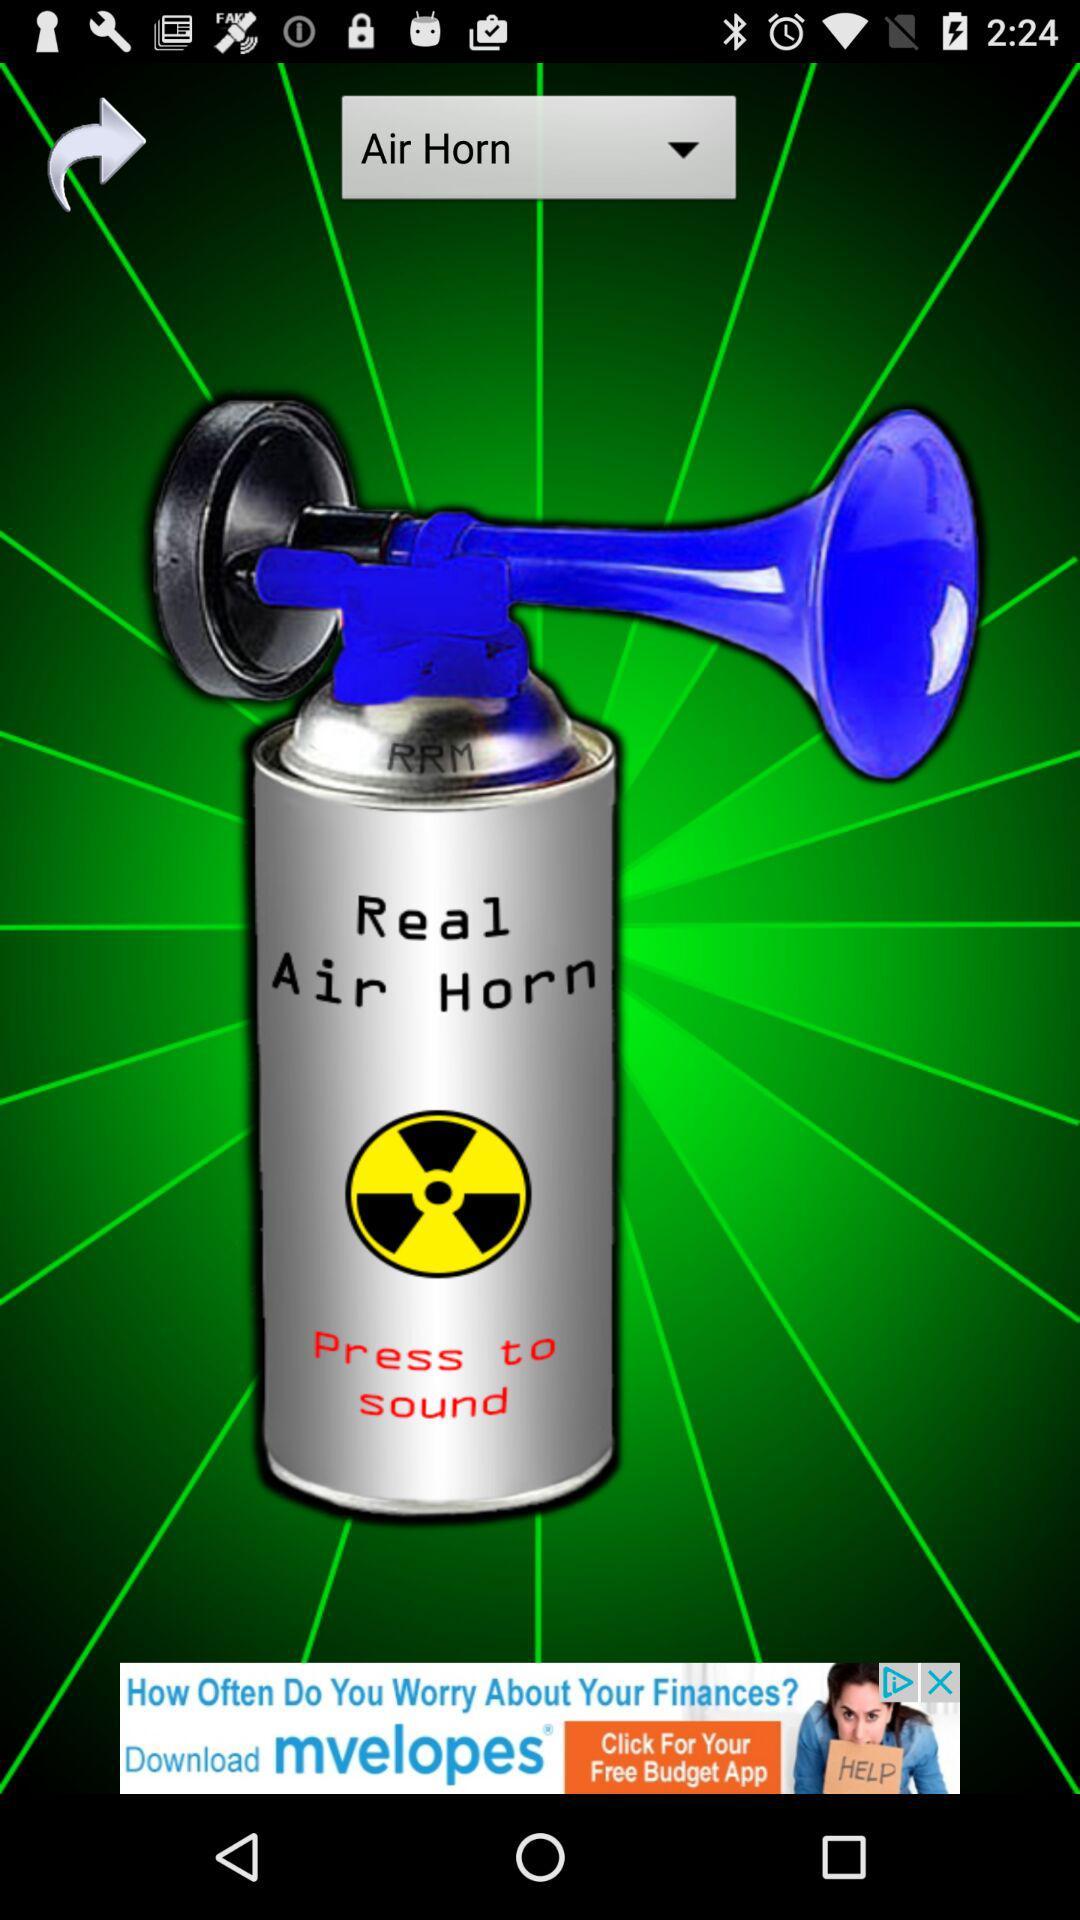 This screenshot has width=1080, height=1920. What do you see at coordinates (97, 153) in the screenshot?
I see `next` at bounding box center [97, 153].